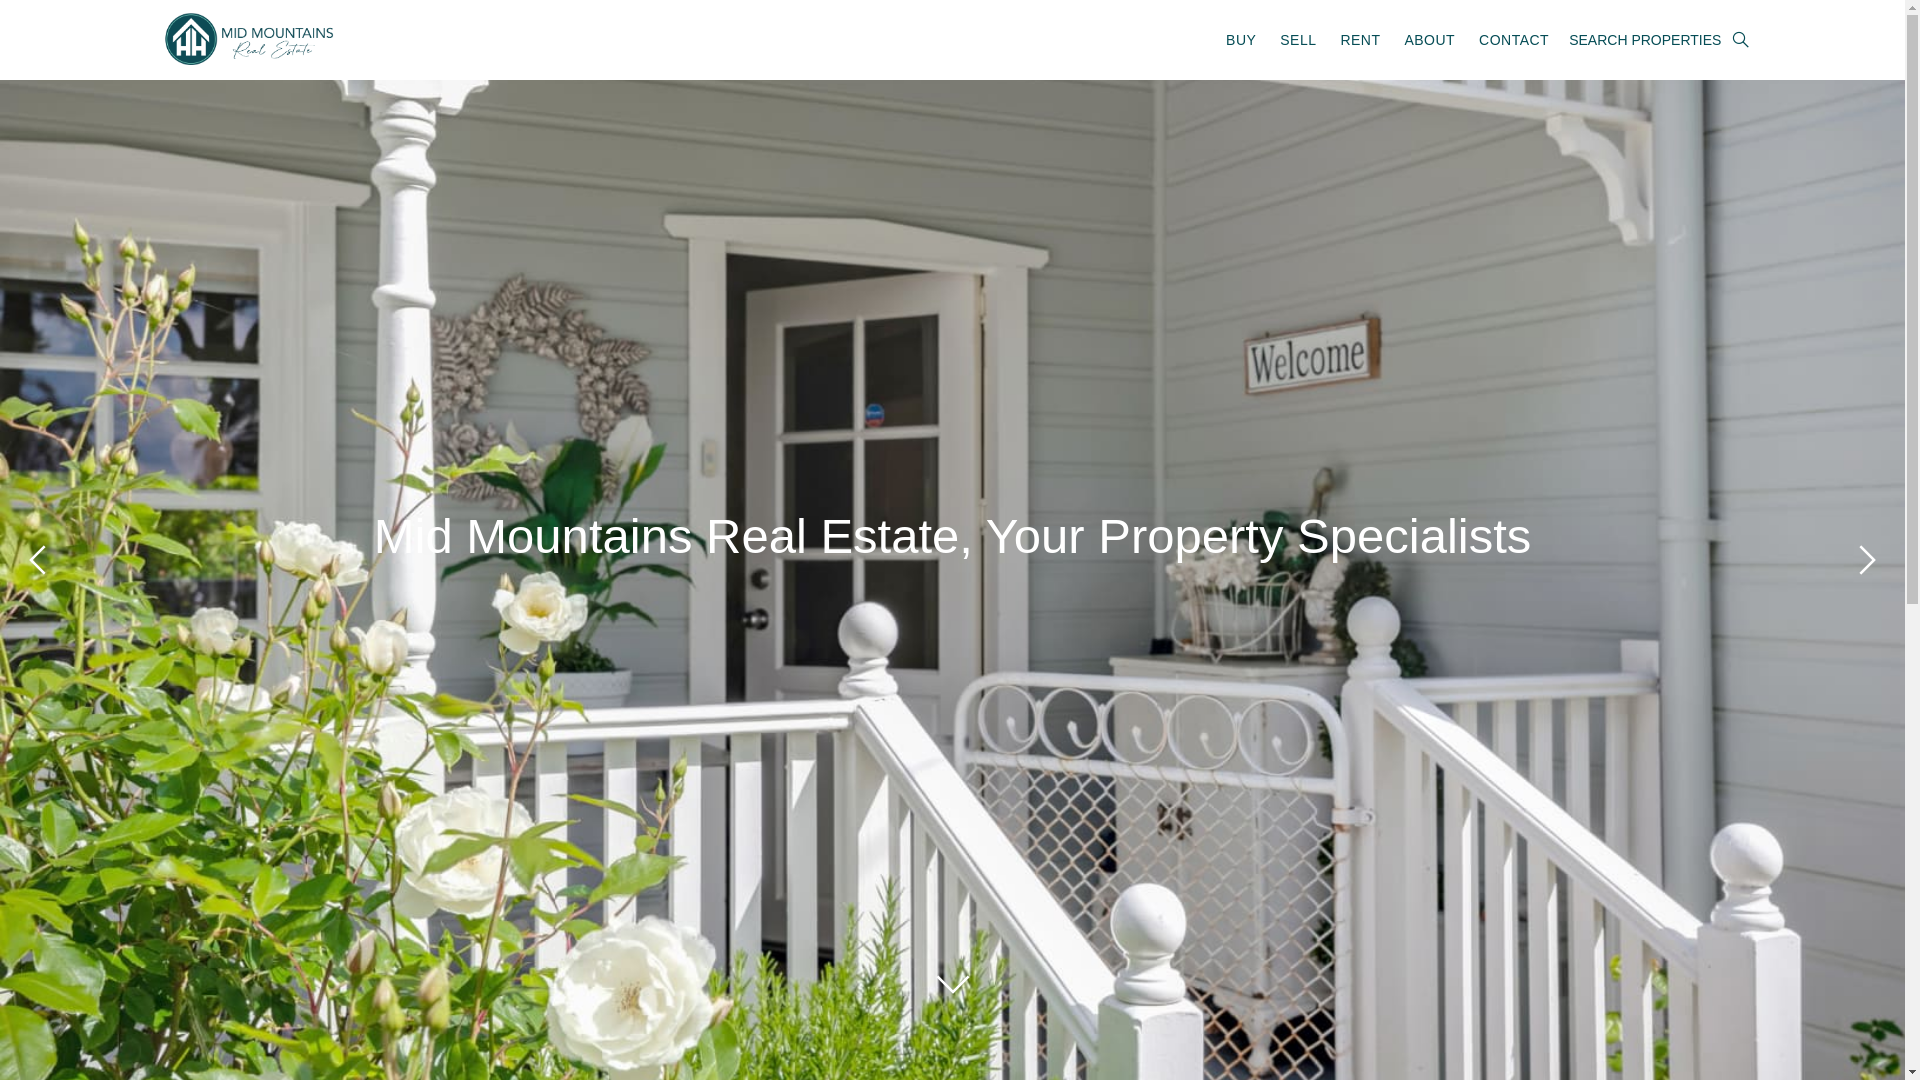 This screenshot has width=1920, height=1080. What do you see at coordinates (1297, 39) in the screenshot?
I see `'SELL'` at bounding box center [1297, 39].